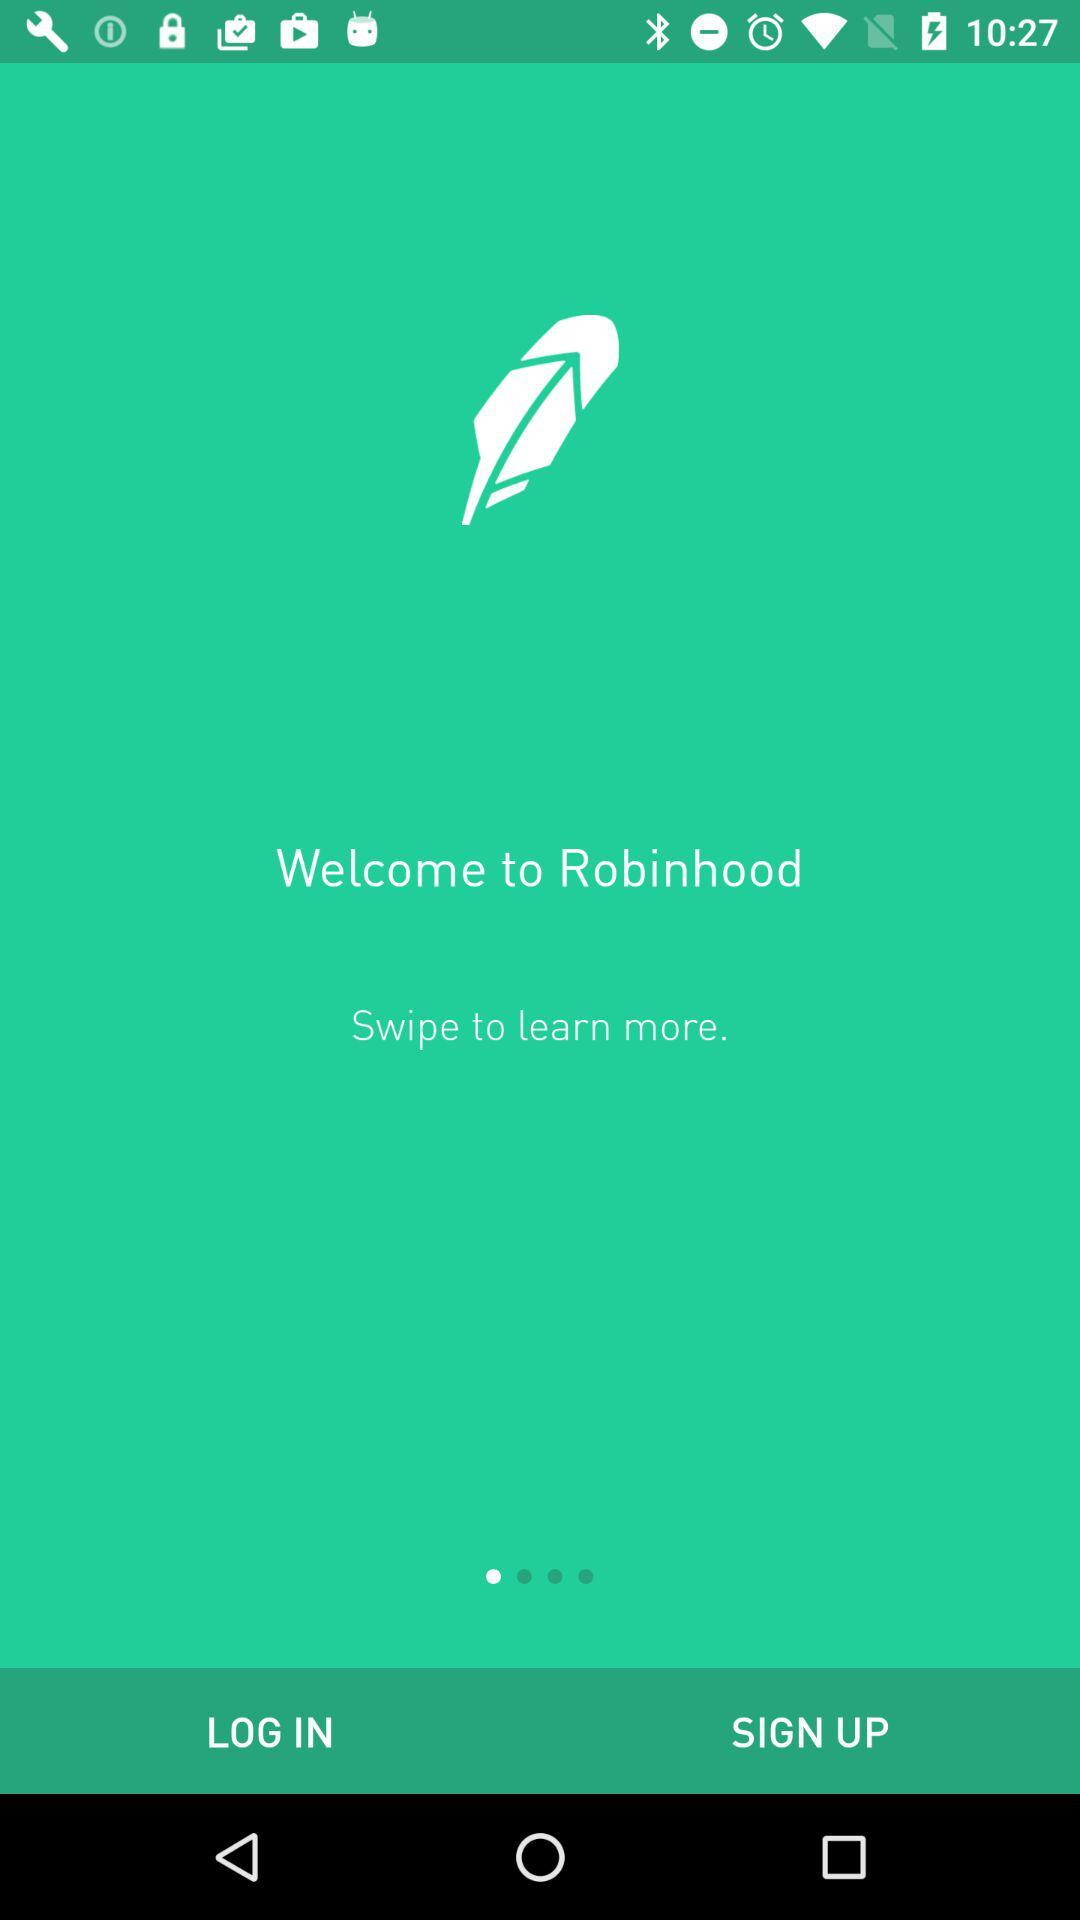 The height and width of the screenshot is (1920, 1080). Describe the element at coordinates (270, 1730) in the screenshot. I see `log in icon` at that location.